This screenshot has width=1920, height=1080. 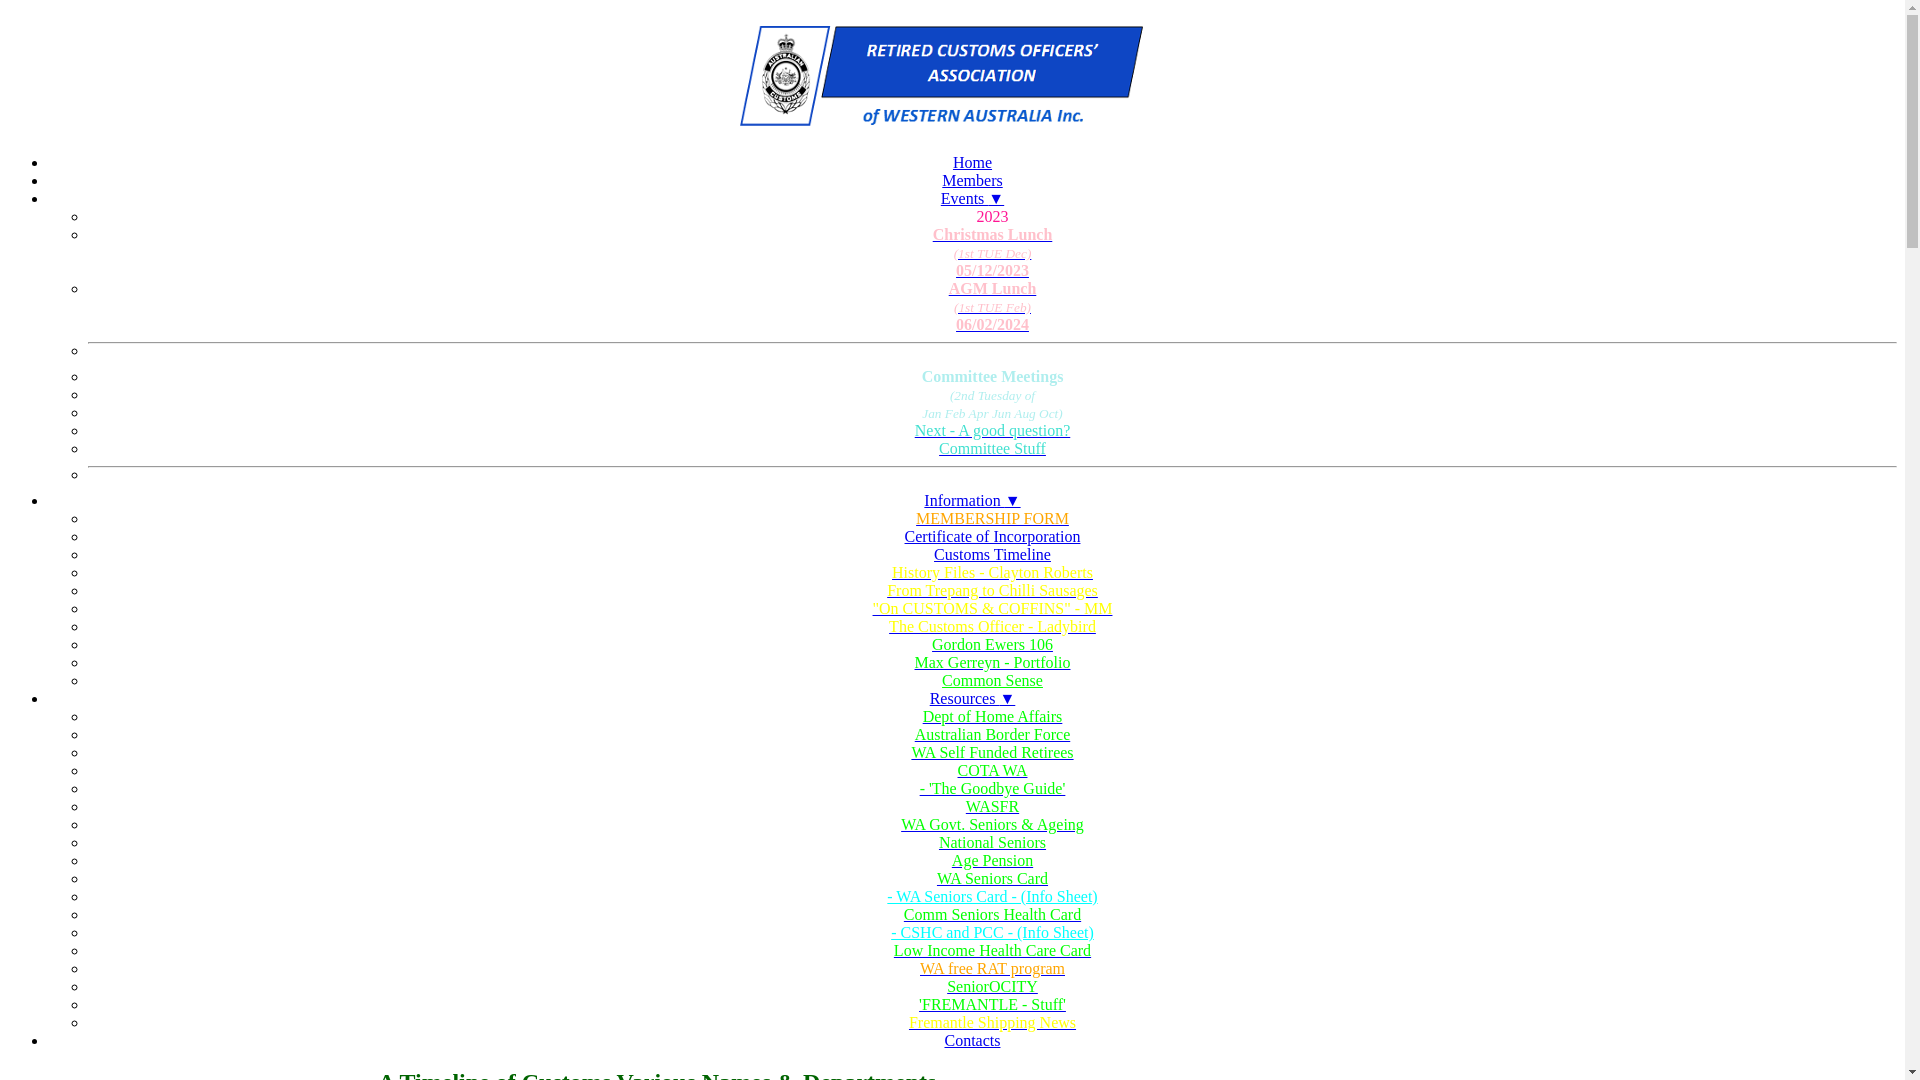 What do you see at coordinates (992, 554) in the screenshot?
I see `'Customs Timeline'` at bounding box center [992, 554].